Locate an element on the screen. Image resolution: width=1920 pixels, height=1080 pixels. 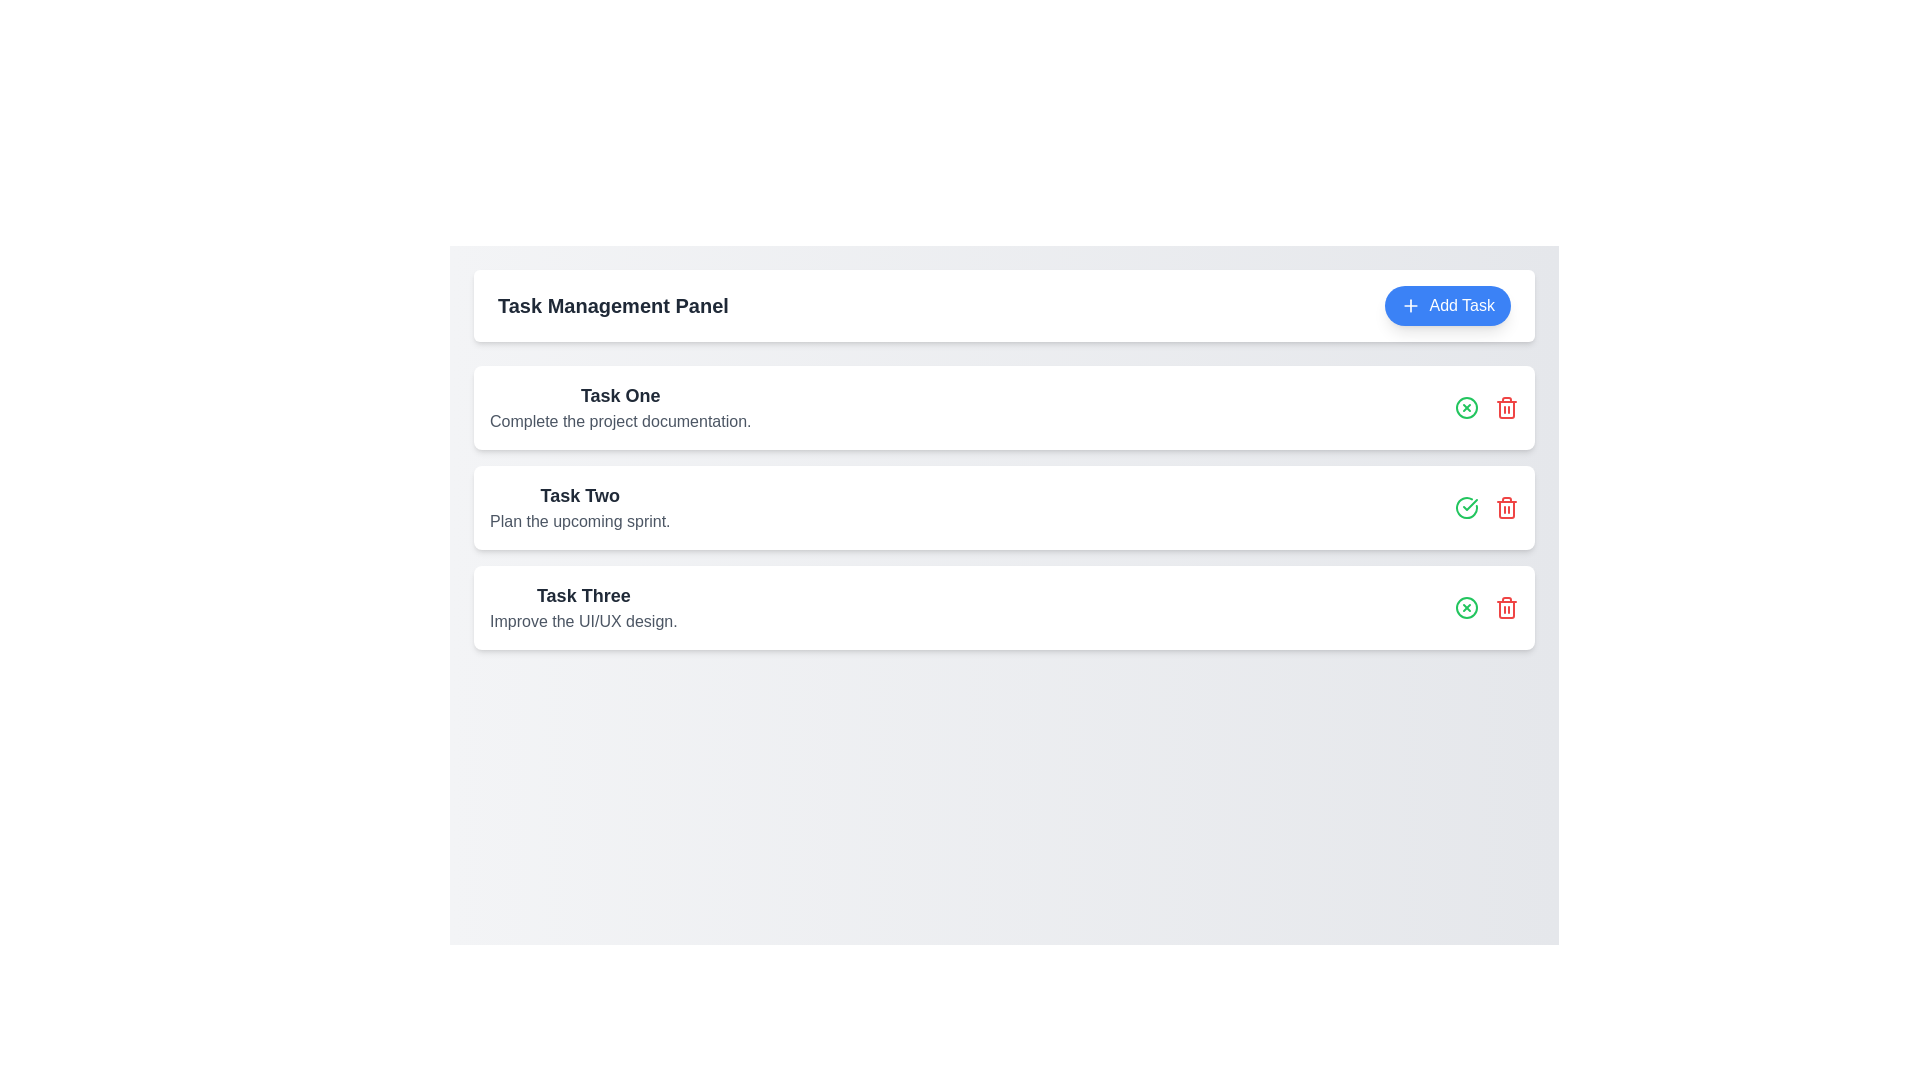
the 'Add Task' button located at the top-right of the header section, adjacent to the 'Task Management Panel' text, to observe visual feedback is located at coordinates (1448, 305).